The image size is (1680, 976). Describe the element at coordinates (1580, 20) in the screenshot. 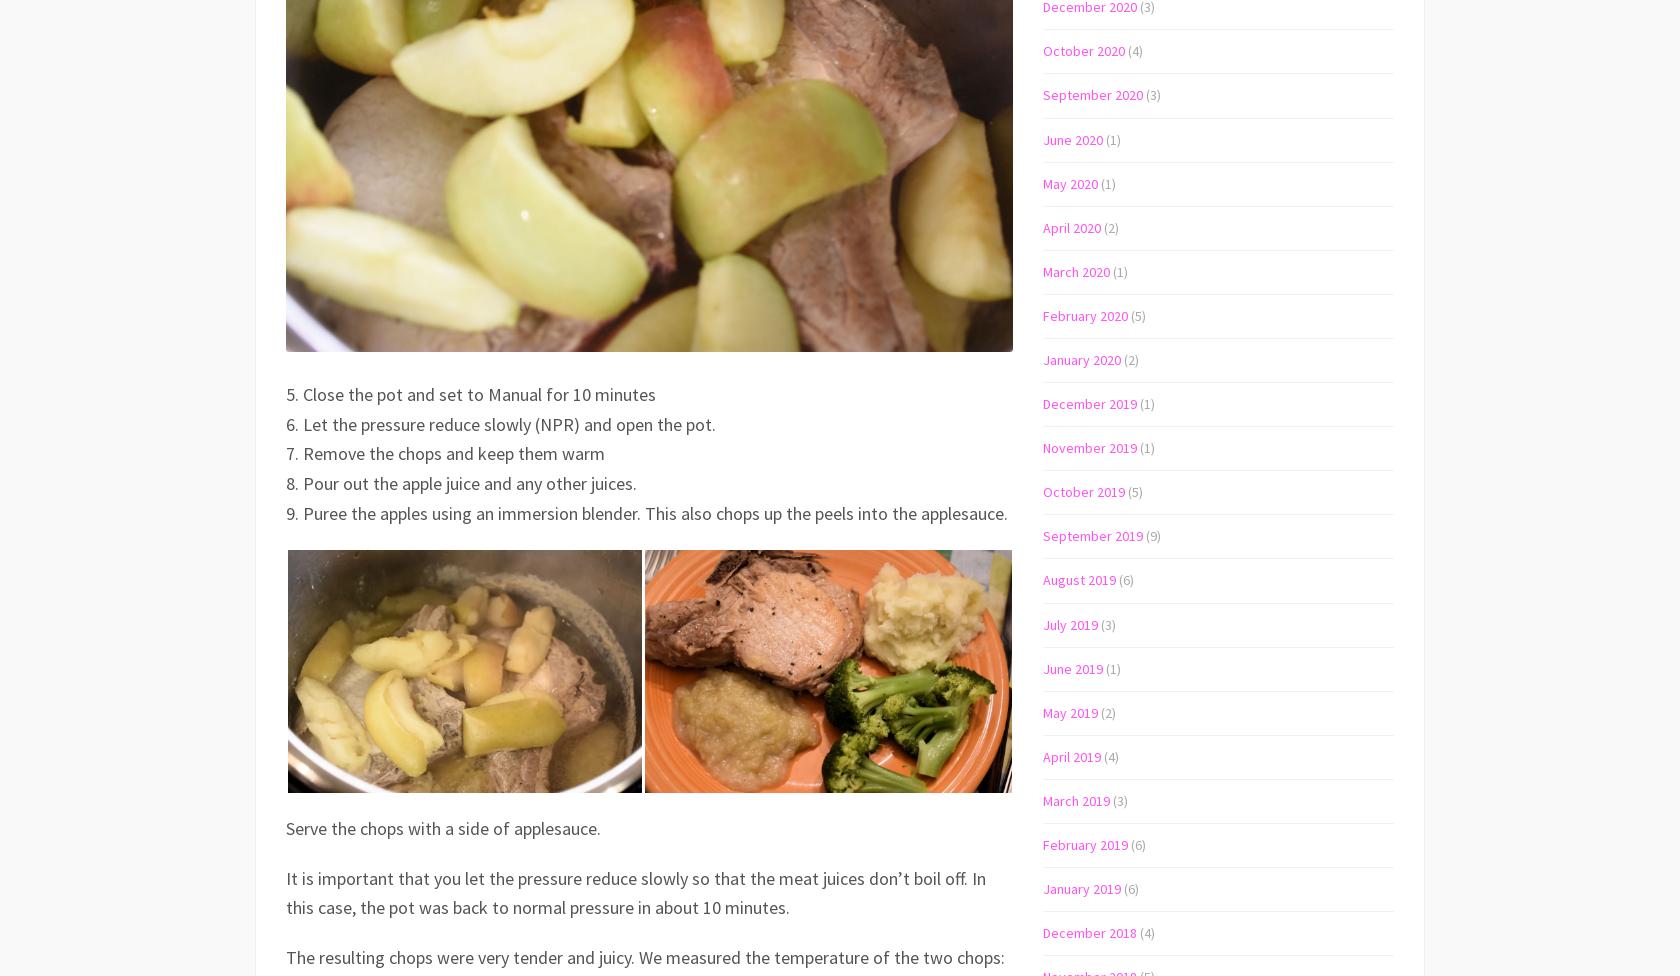

I see `'Follow'` at that location.